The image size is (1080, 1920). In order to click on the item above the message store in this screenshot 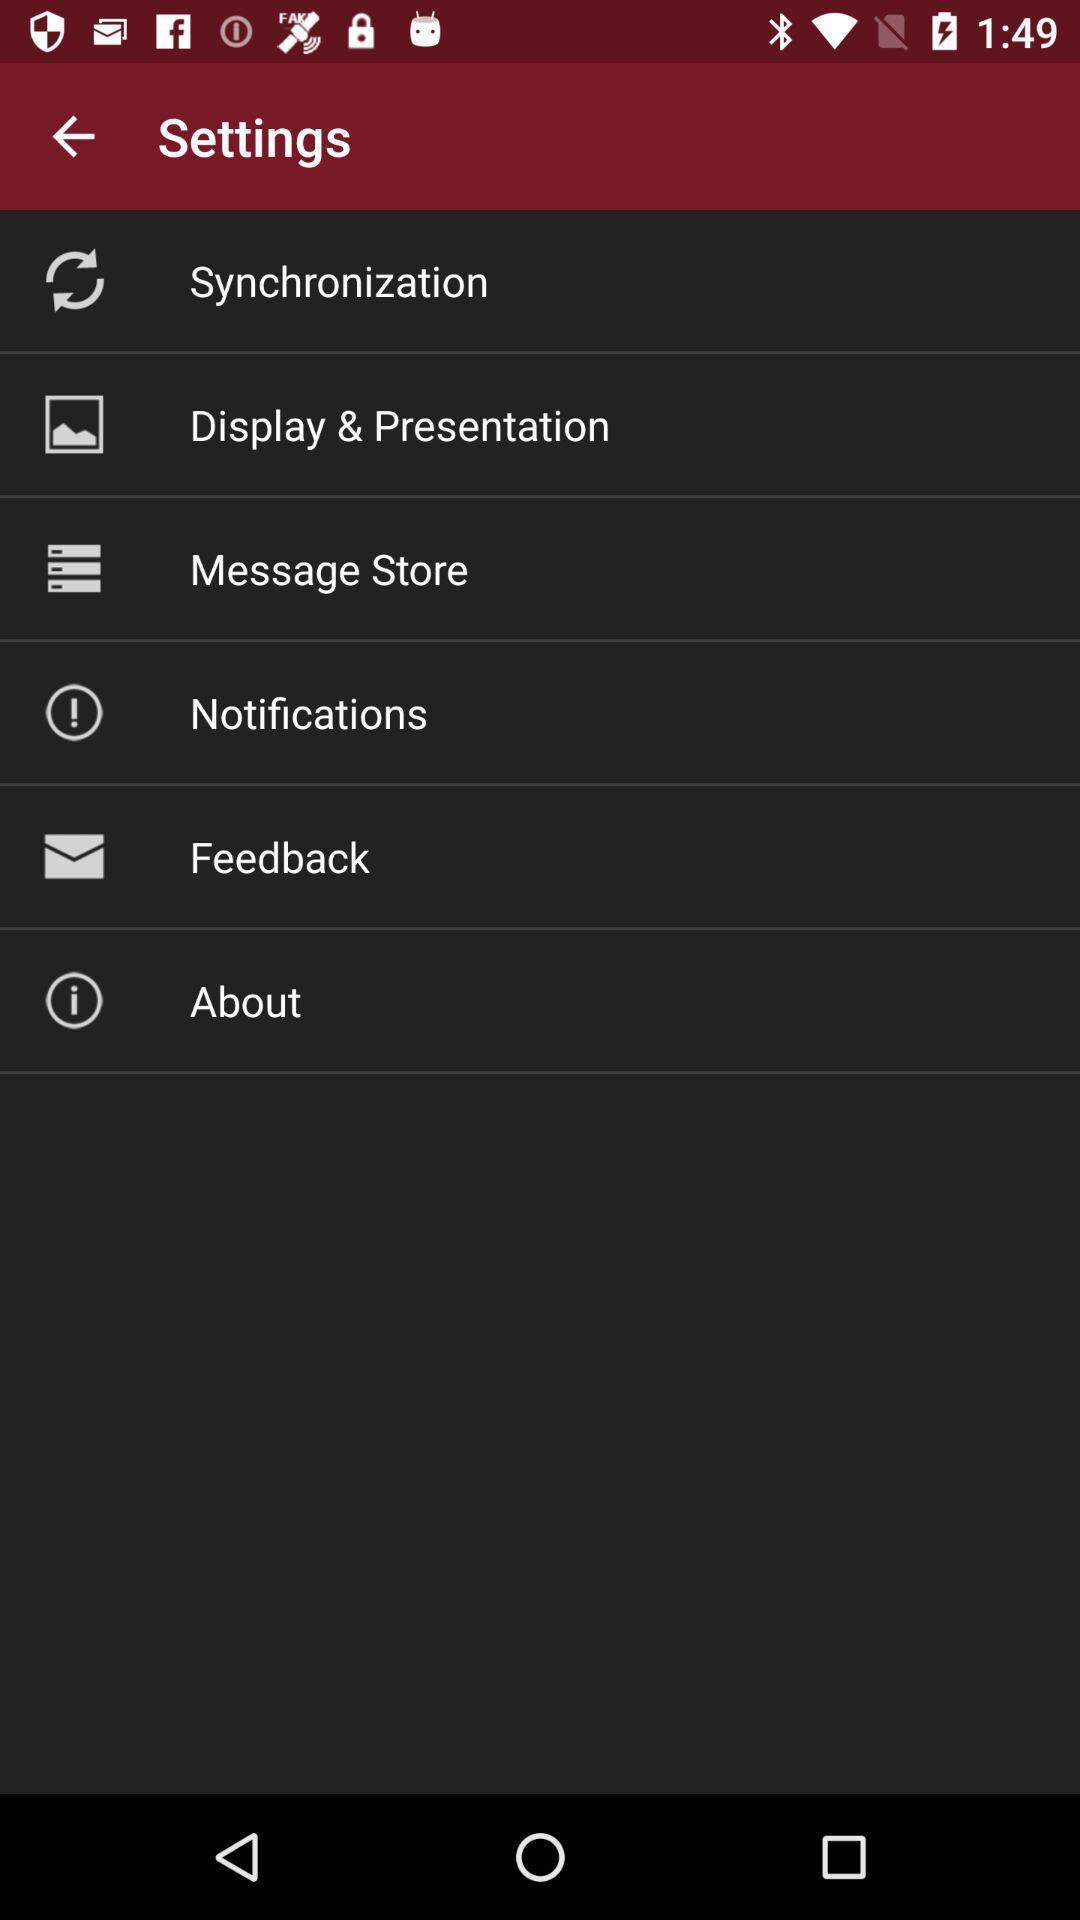, I will do `click(400, 423)`.